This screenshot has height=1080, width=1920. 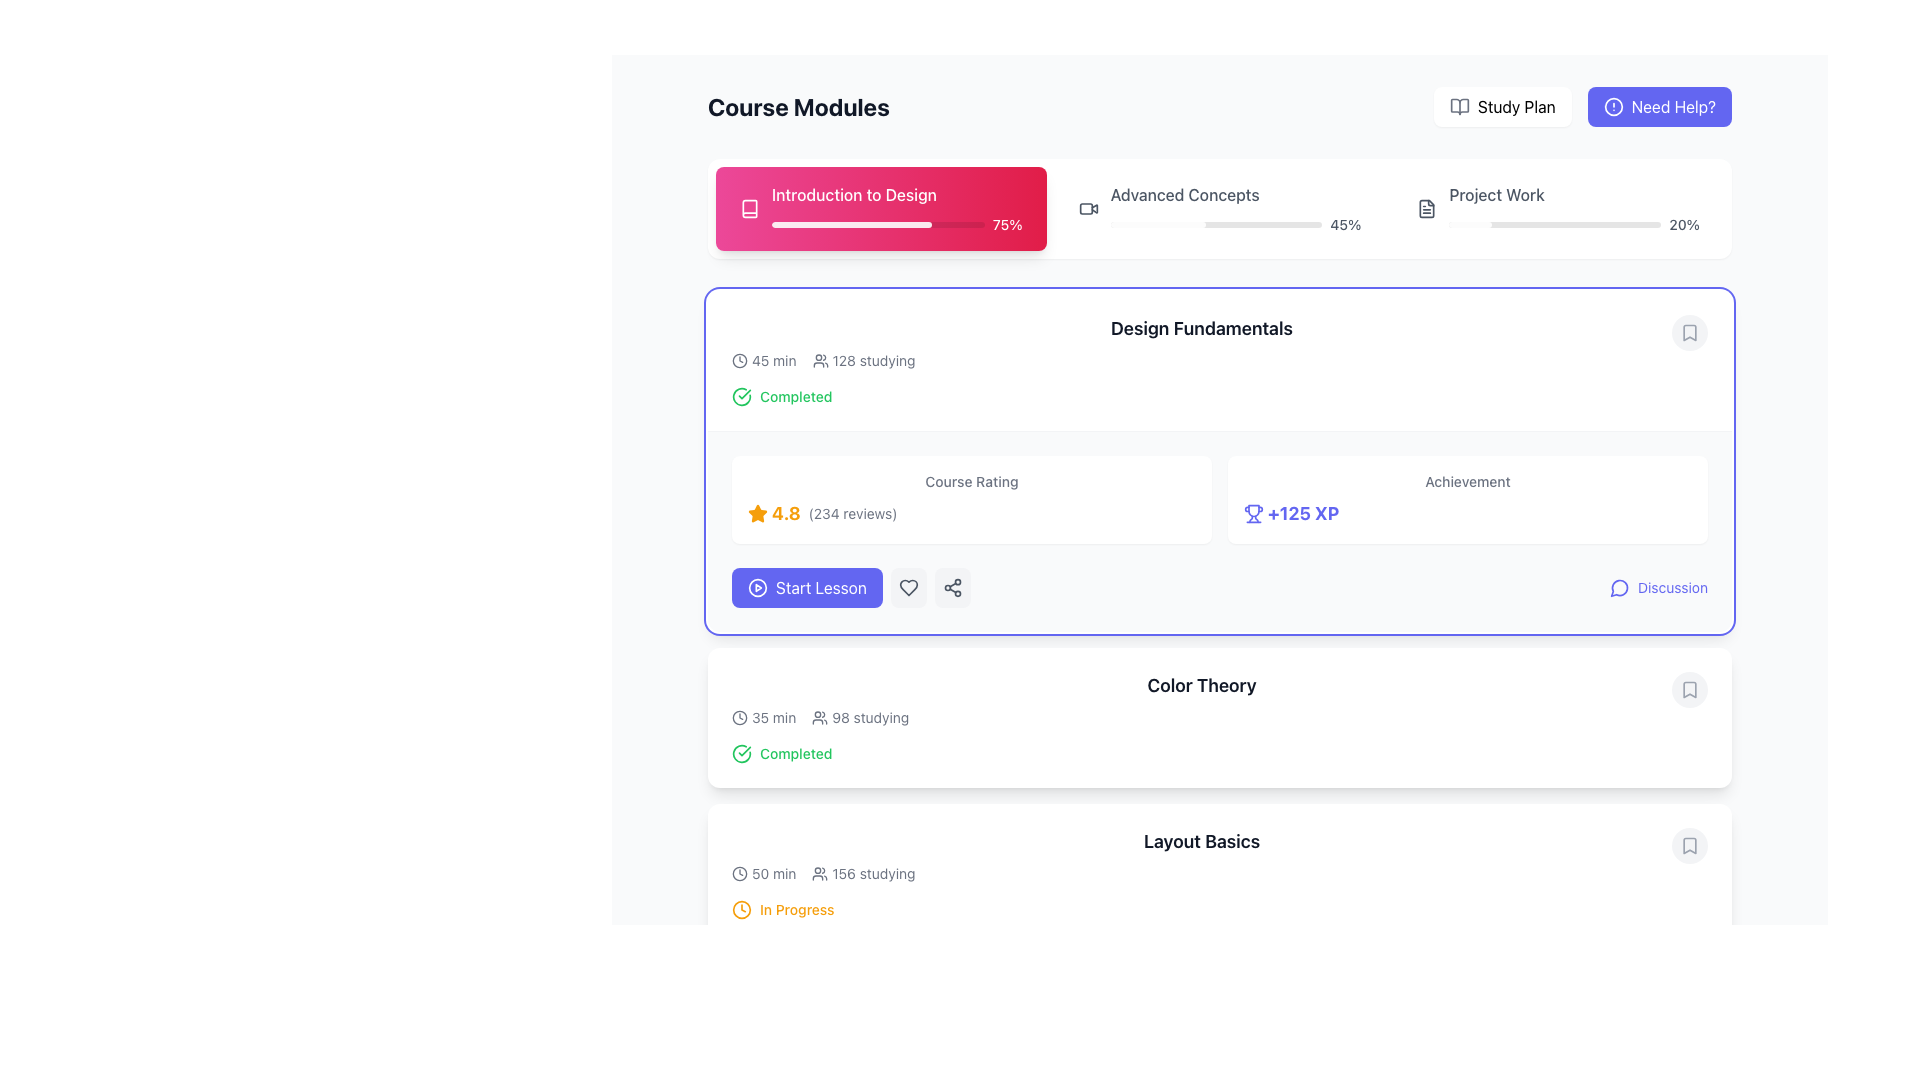 I want to click on text content of the label displaying '20%' located to the far right of the third progress bar under the 'Project Work' header, so click(x=1683, y=224).